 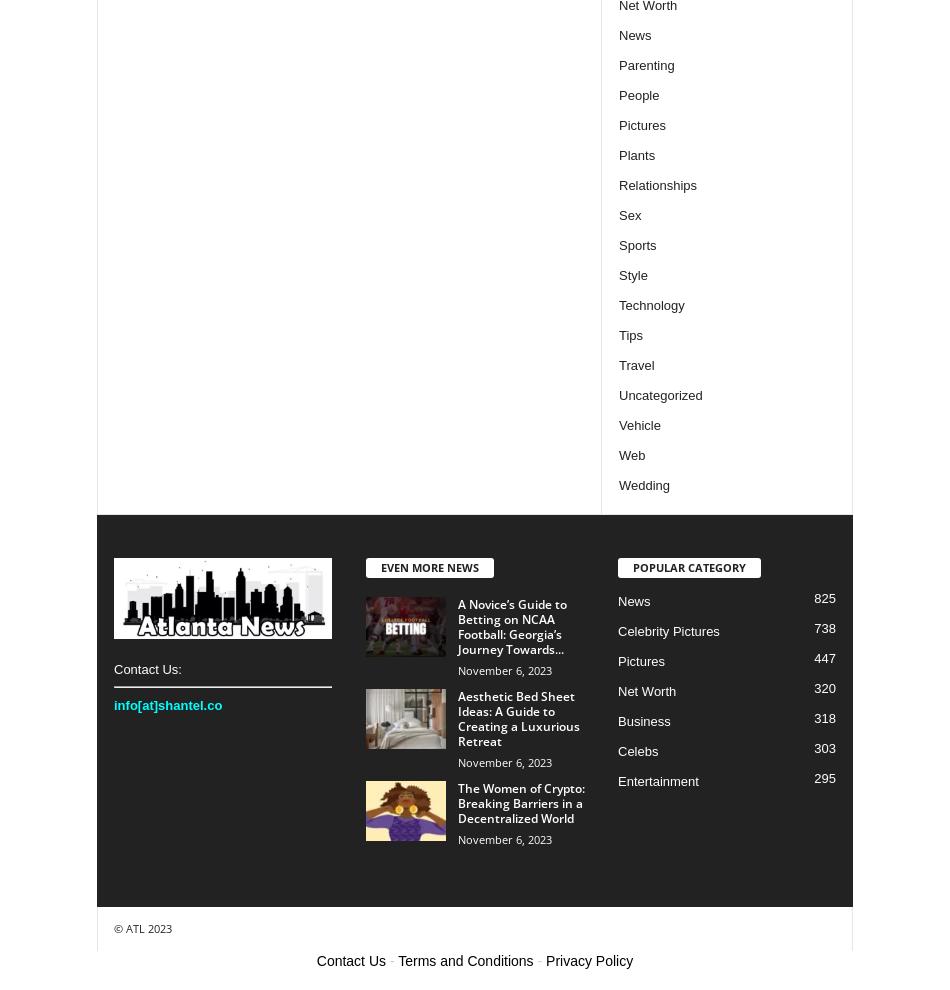 What do you see at coordinates (647, 690) in the screenshot?
I see `'Net Worth'` at bounding box center [647, 690].